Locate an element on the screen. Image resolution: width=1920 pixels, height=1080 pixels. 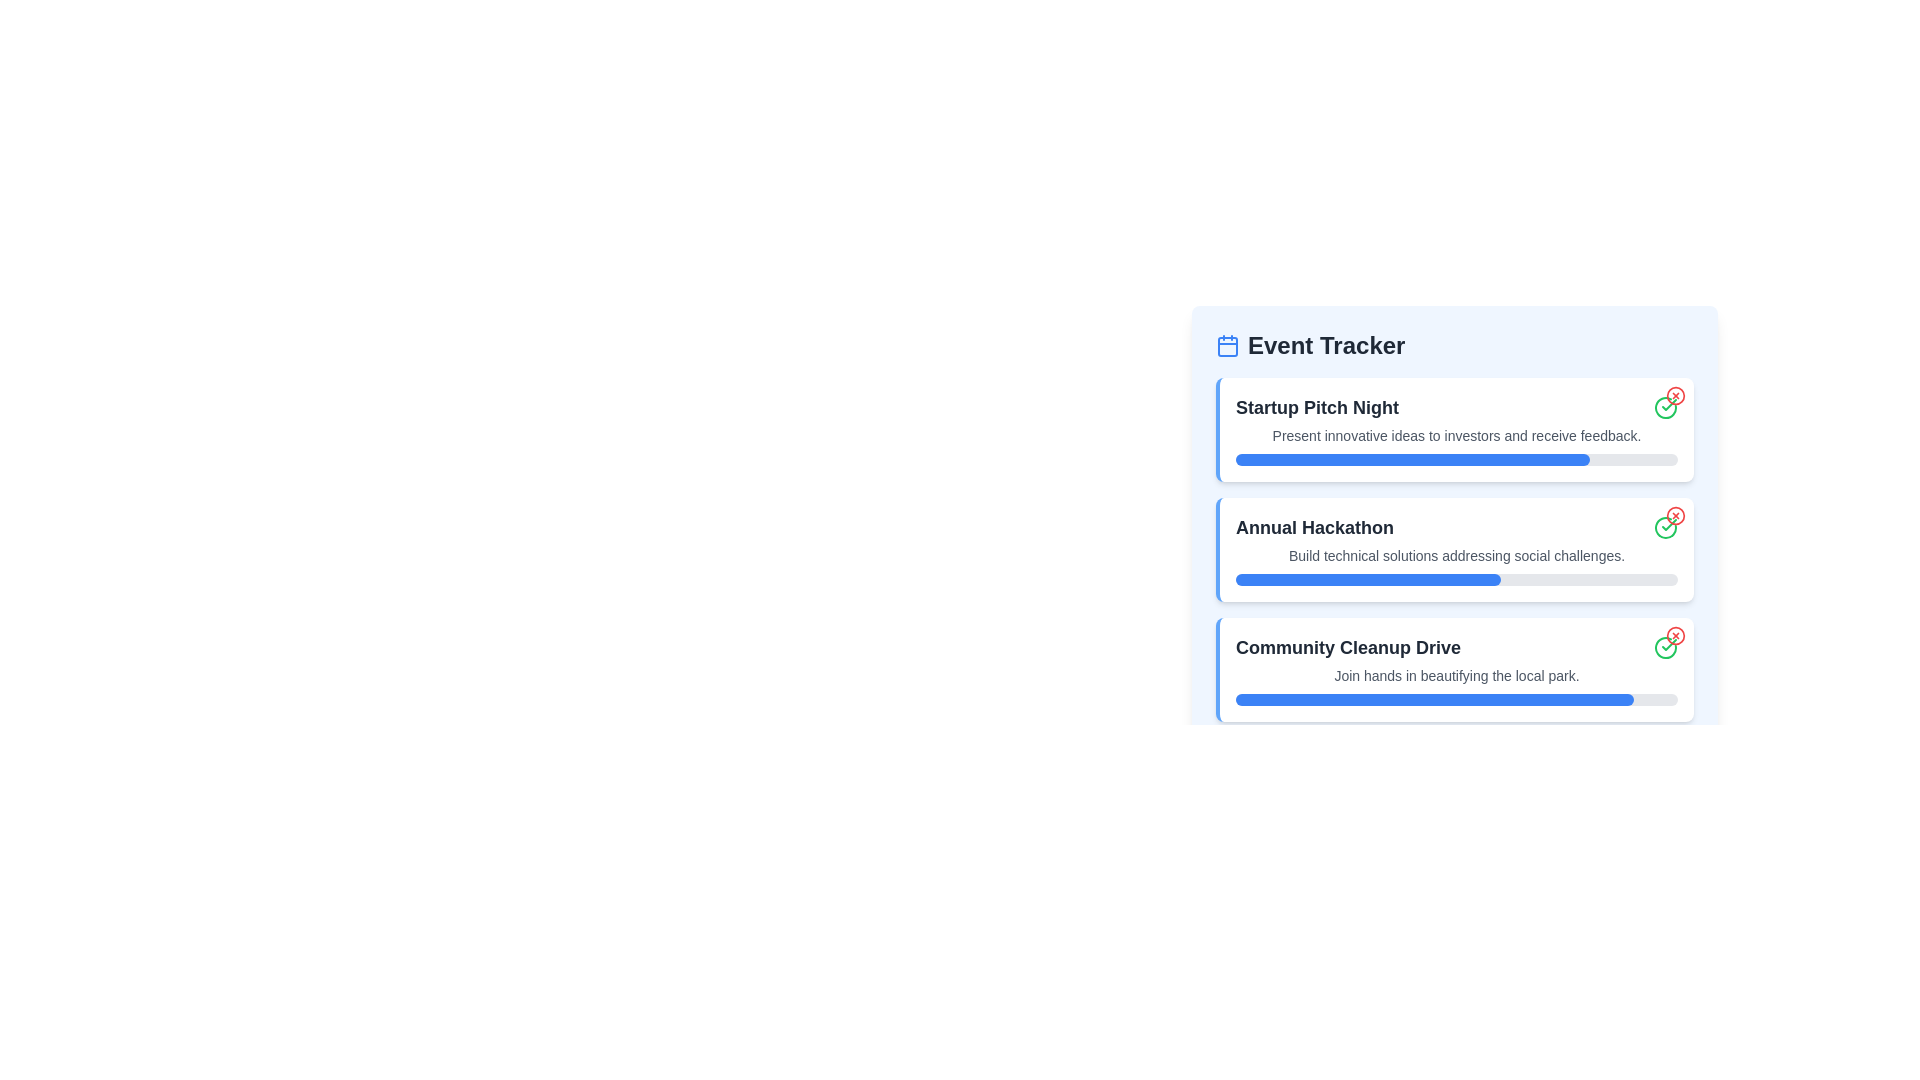
the cancellation icon located at the top-right corner of the 'Annual Hackathon' card is located at coordinates (1675, 514).